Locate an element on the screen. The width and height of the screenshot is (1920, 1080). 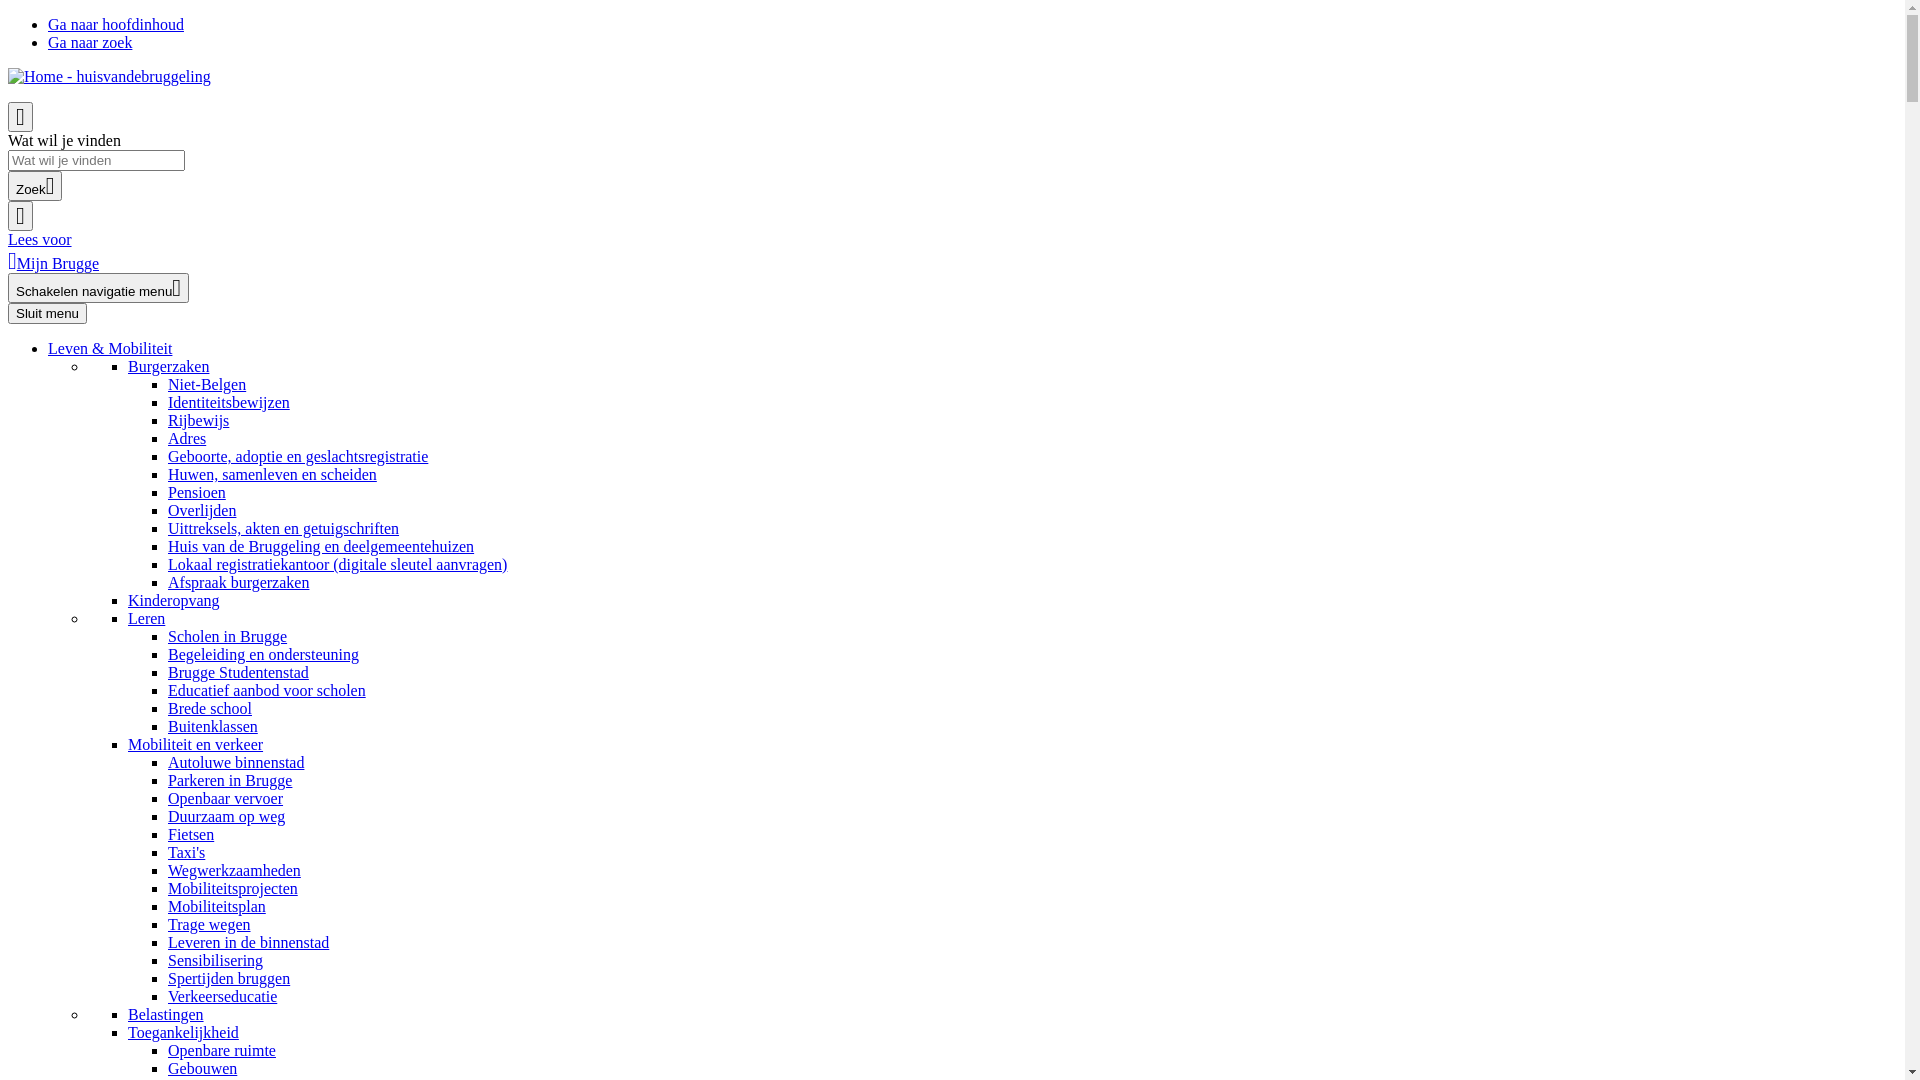
'Leveren in de binnenstad' is located at coordinates (247, 942).